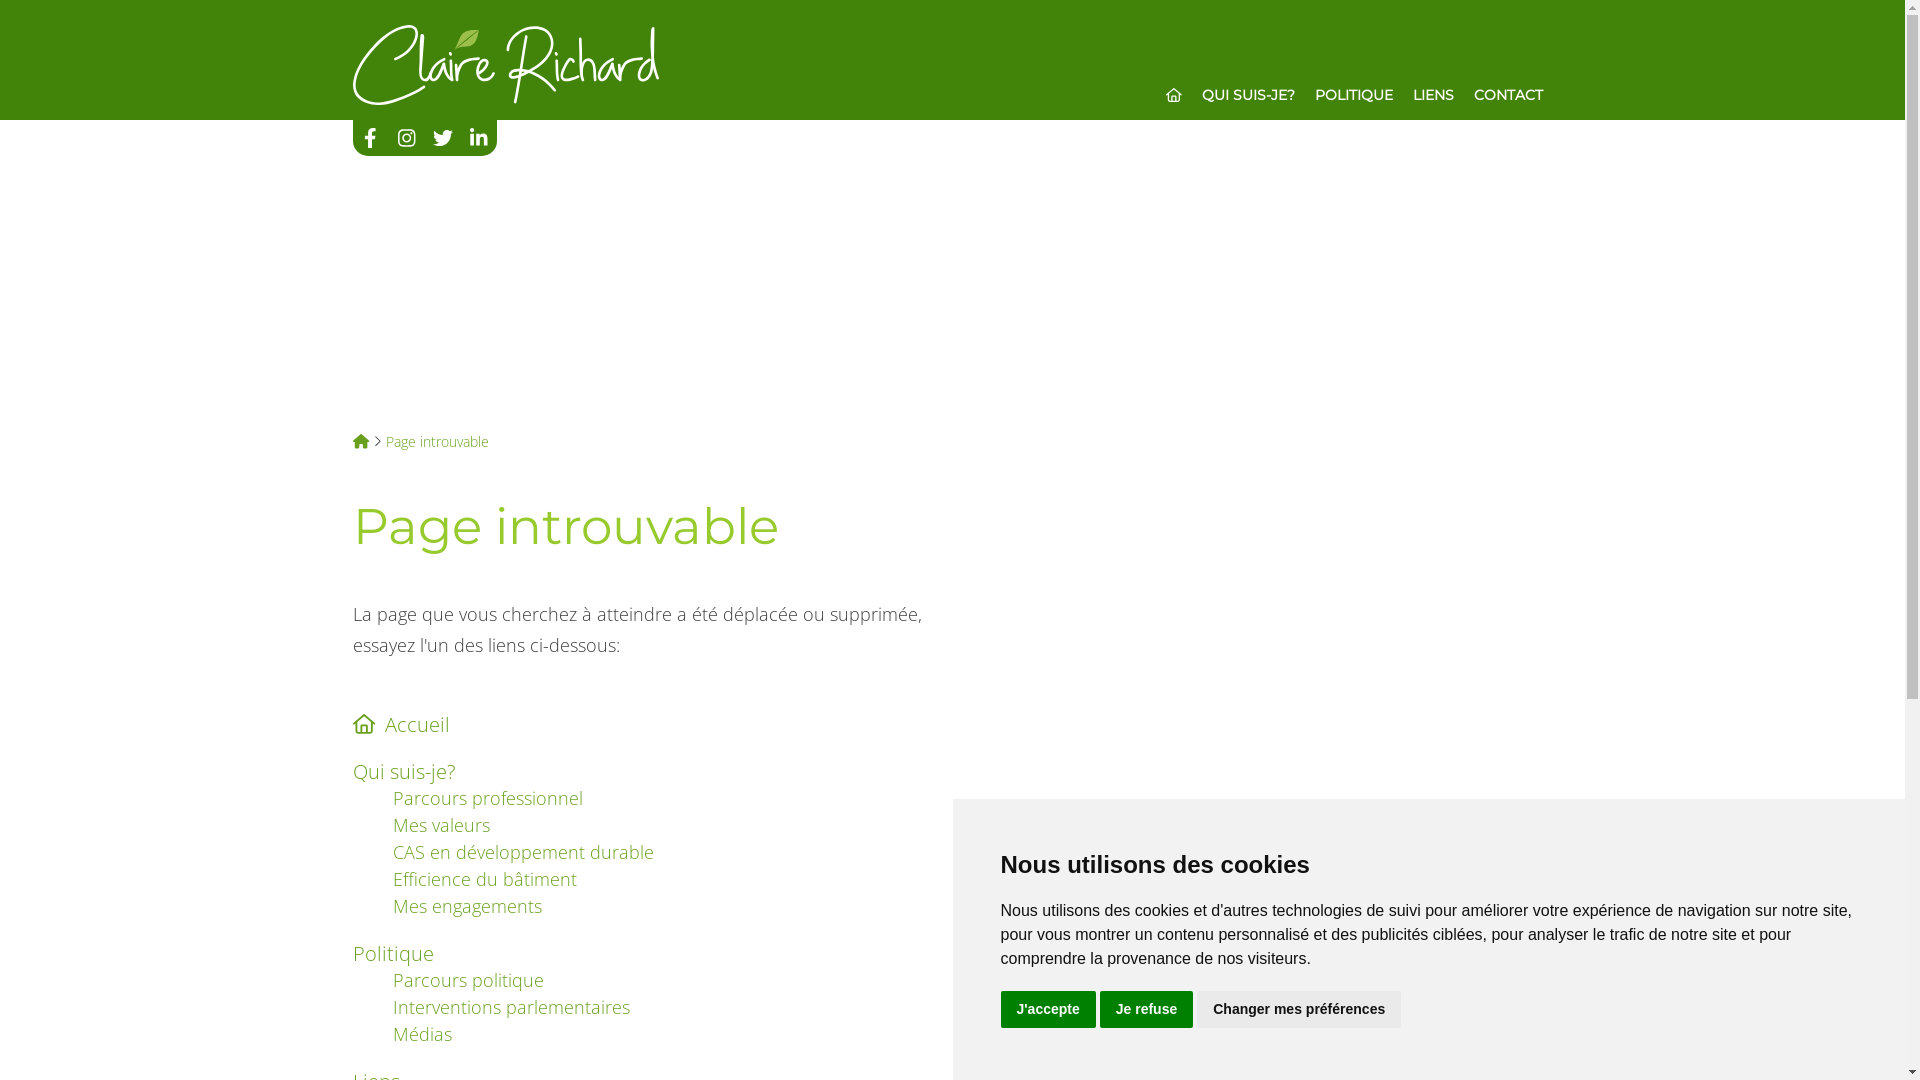 The height and width of the screenshot is (1080, 1920). Describe the element at coordinates (510, 1006) in the screenshot. I see `'Interventions parlementaires'` at that location.